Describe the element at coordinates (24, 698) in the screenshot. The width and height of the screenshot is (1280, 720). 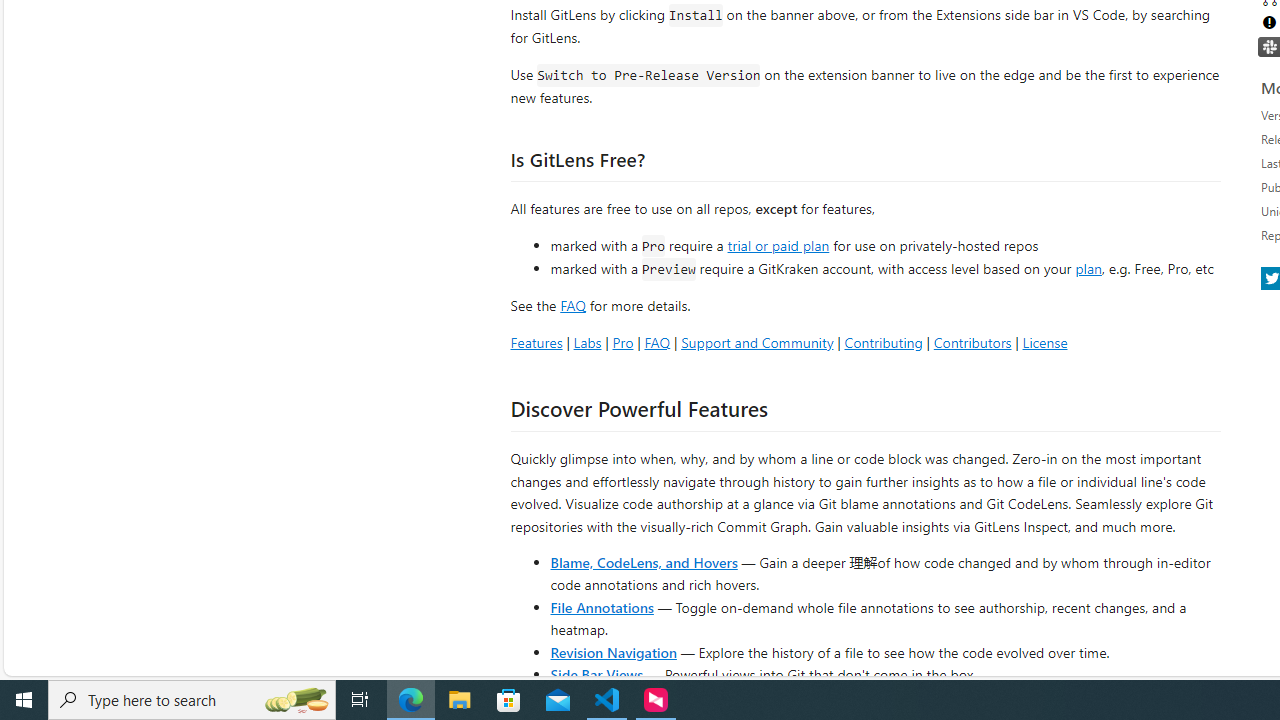
I see `'Start'` at that location.